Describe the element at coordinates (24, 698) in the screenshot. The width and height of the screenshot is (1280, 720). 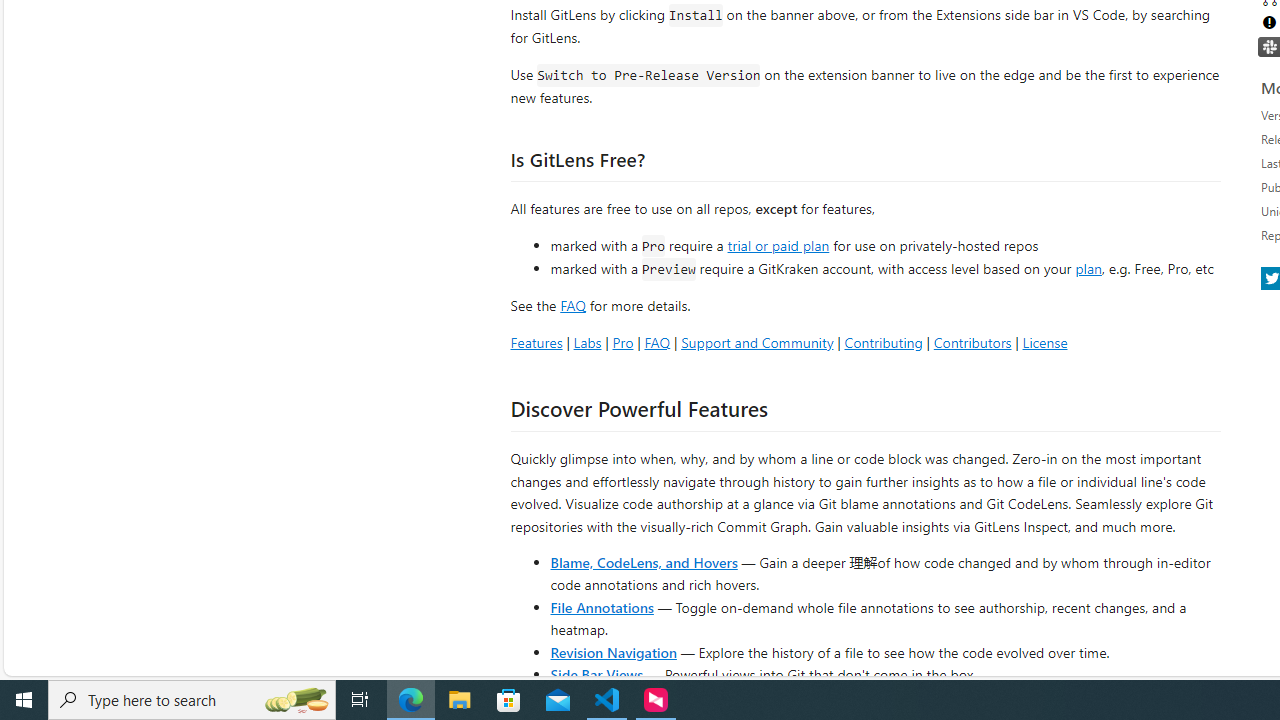
I see `'Start'` at that location.